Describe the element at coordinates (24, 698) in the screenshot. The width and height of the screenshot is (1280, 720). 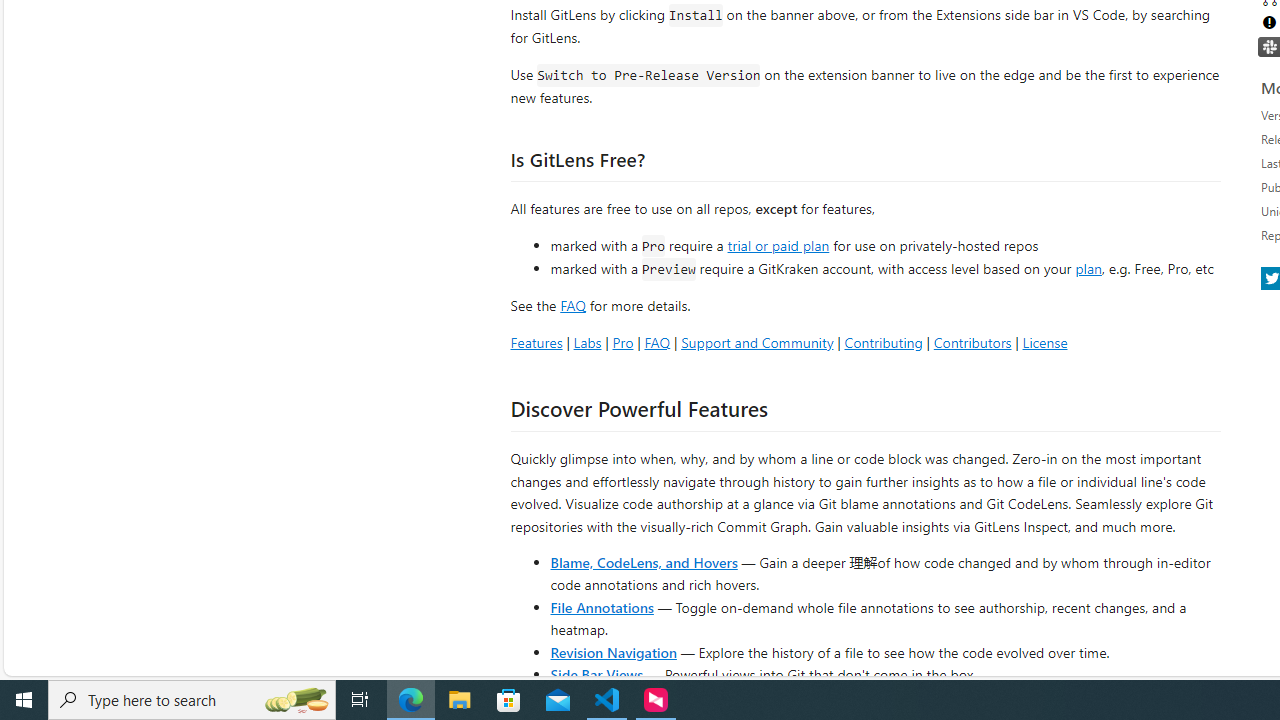
I see `'Start'` at that location.